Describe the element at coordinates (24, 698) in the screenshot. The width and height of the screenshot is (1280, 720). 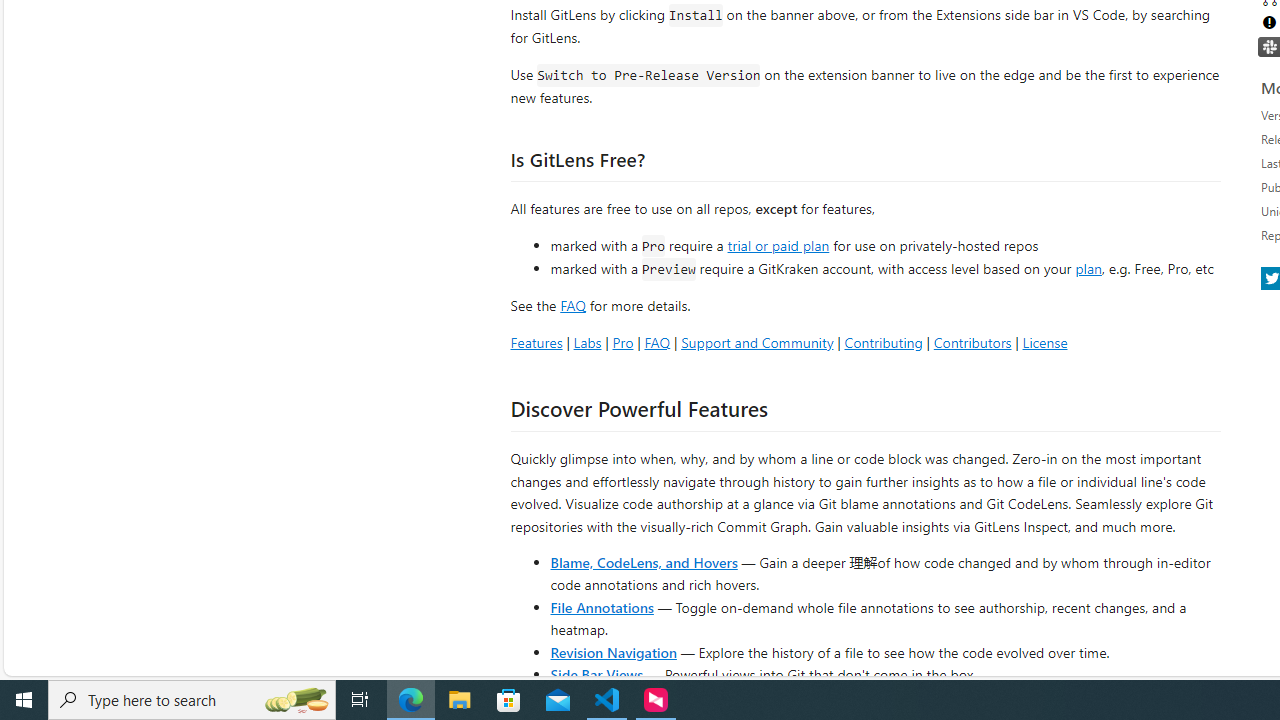
I see `'Start'` at that location.